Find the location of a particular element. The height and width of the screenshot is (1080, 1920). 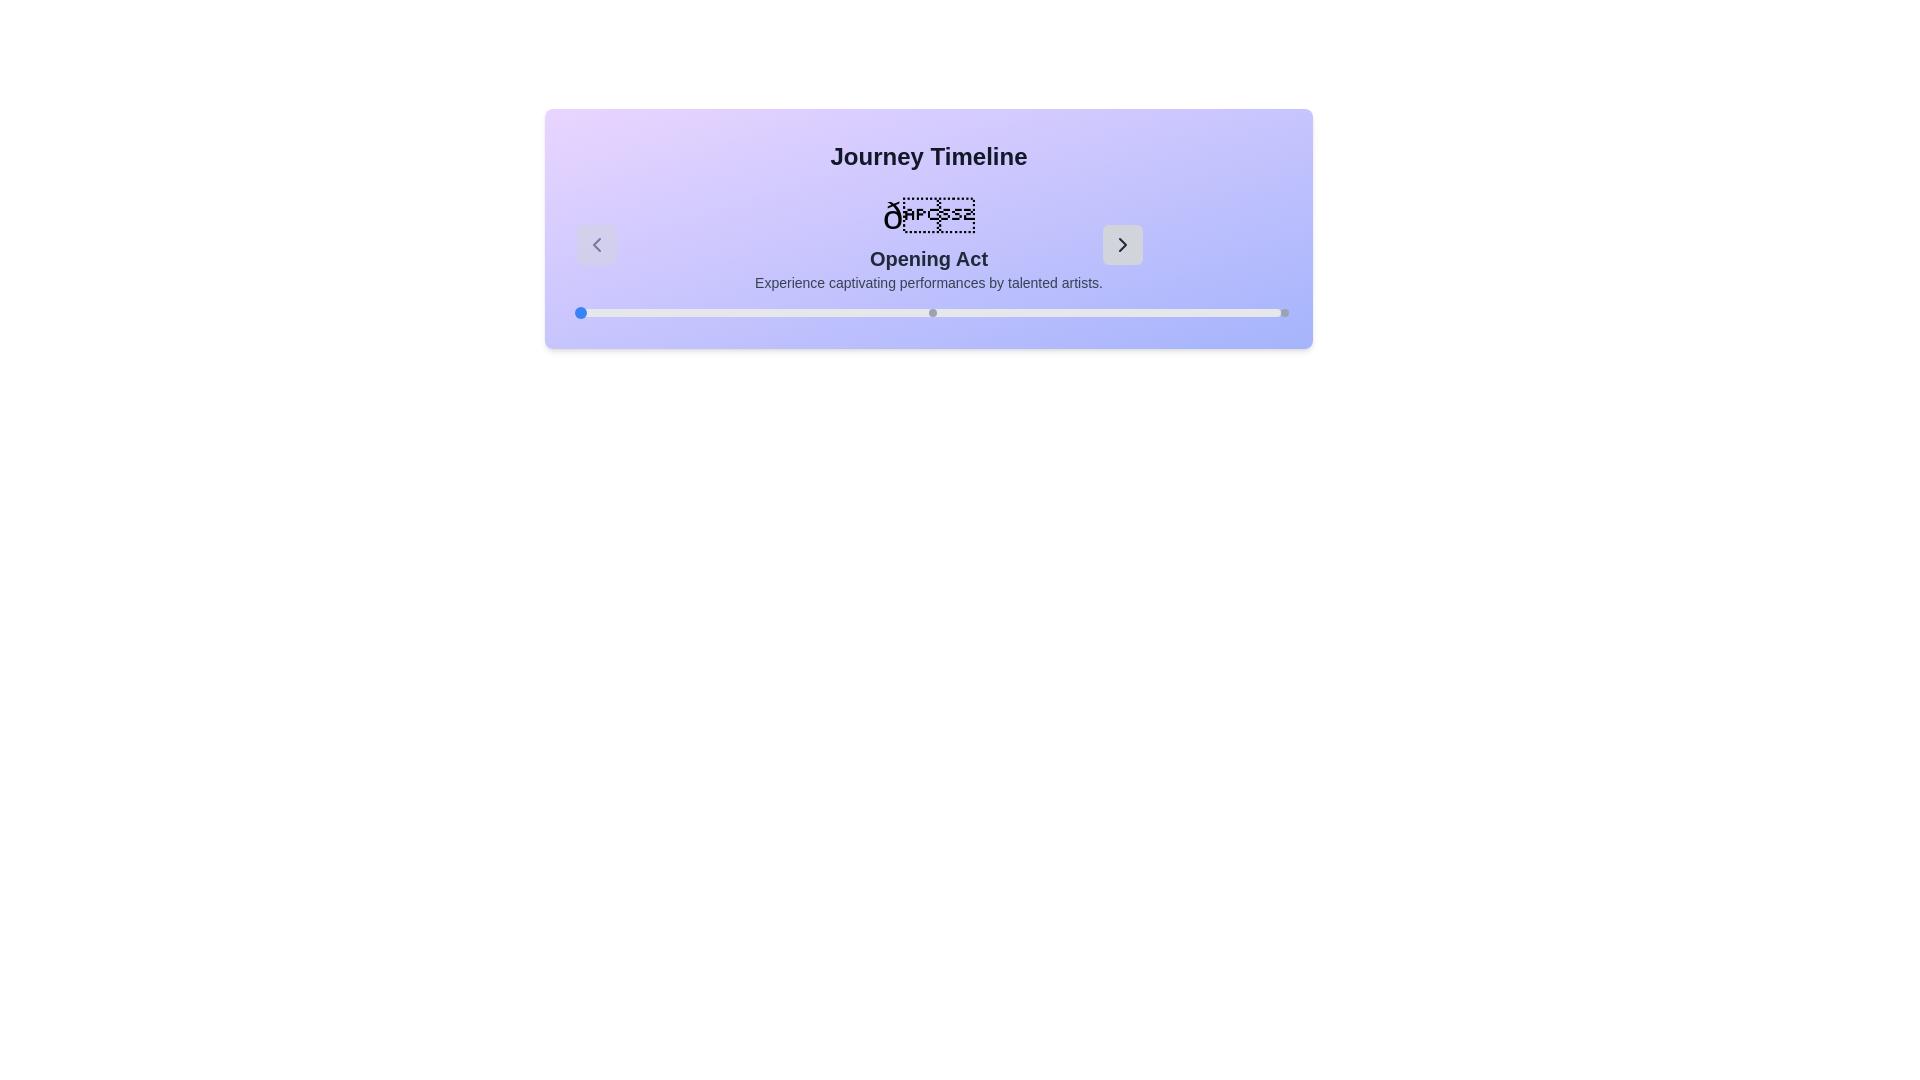

the slider position is located at coordinates (978, 312).